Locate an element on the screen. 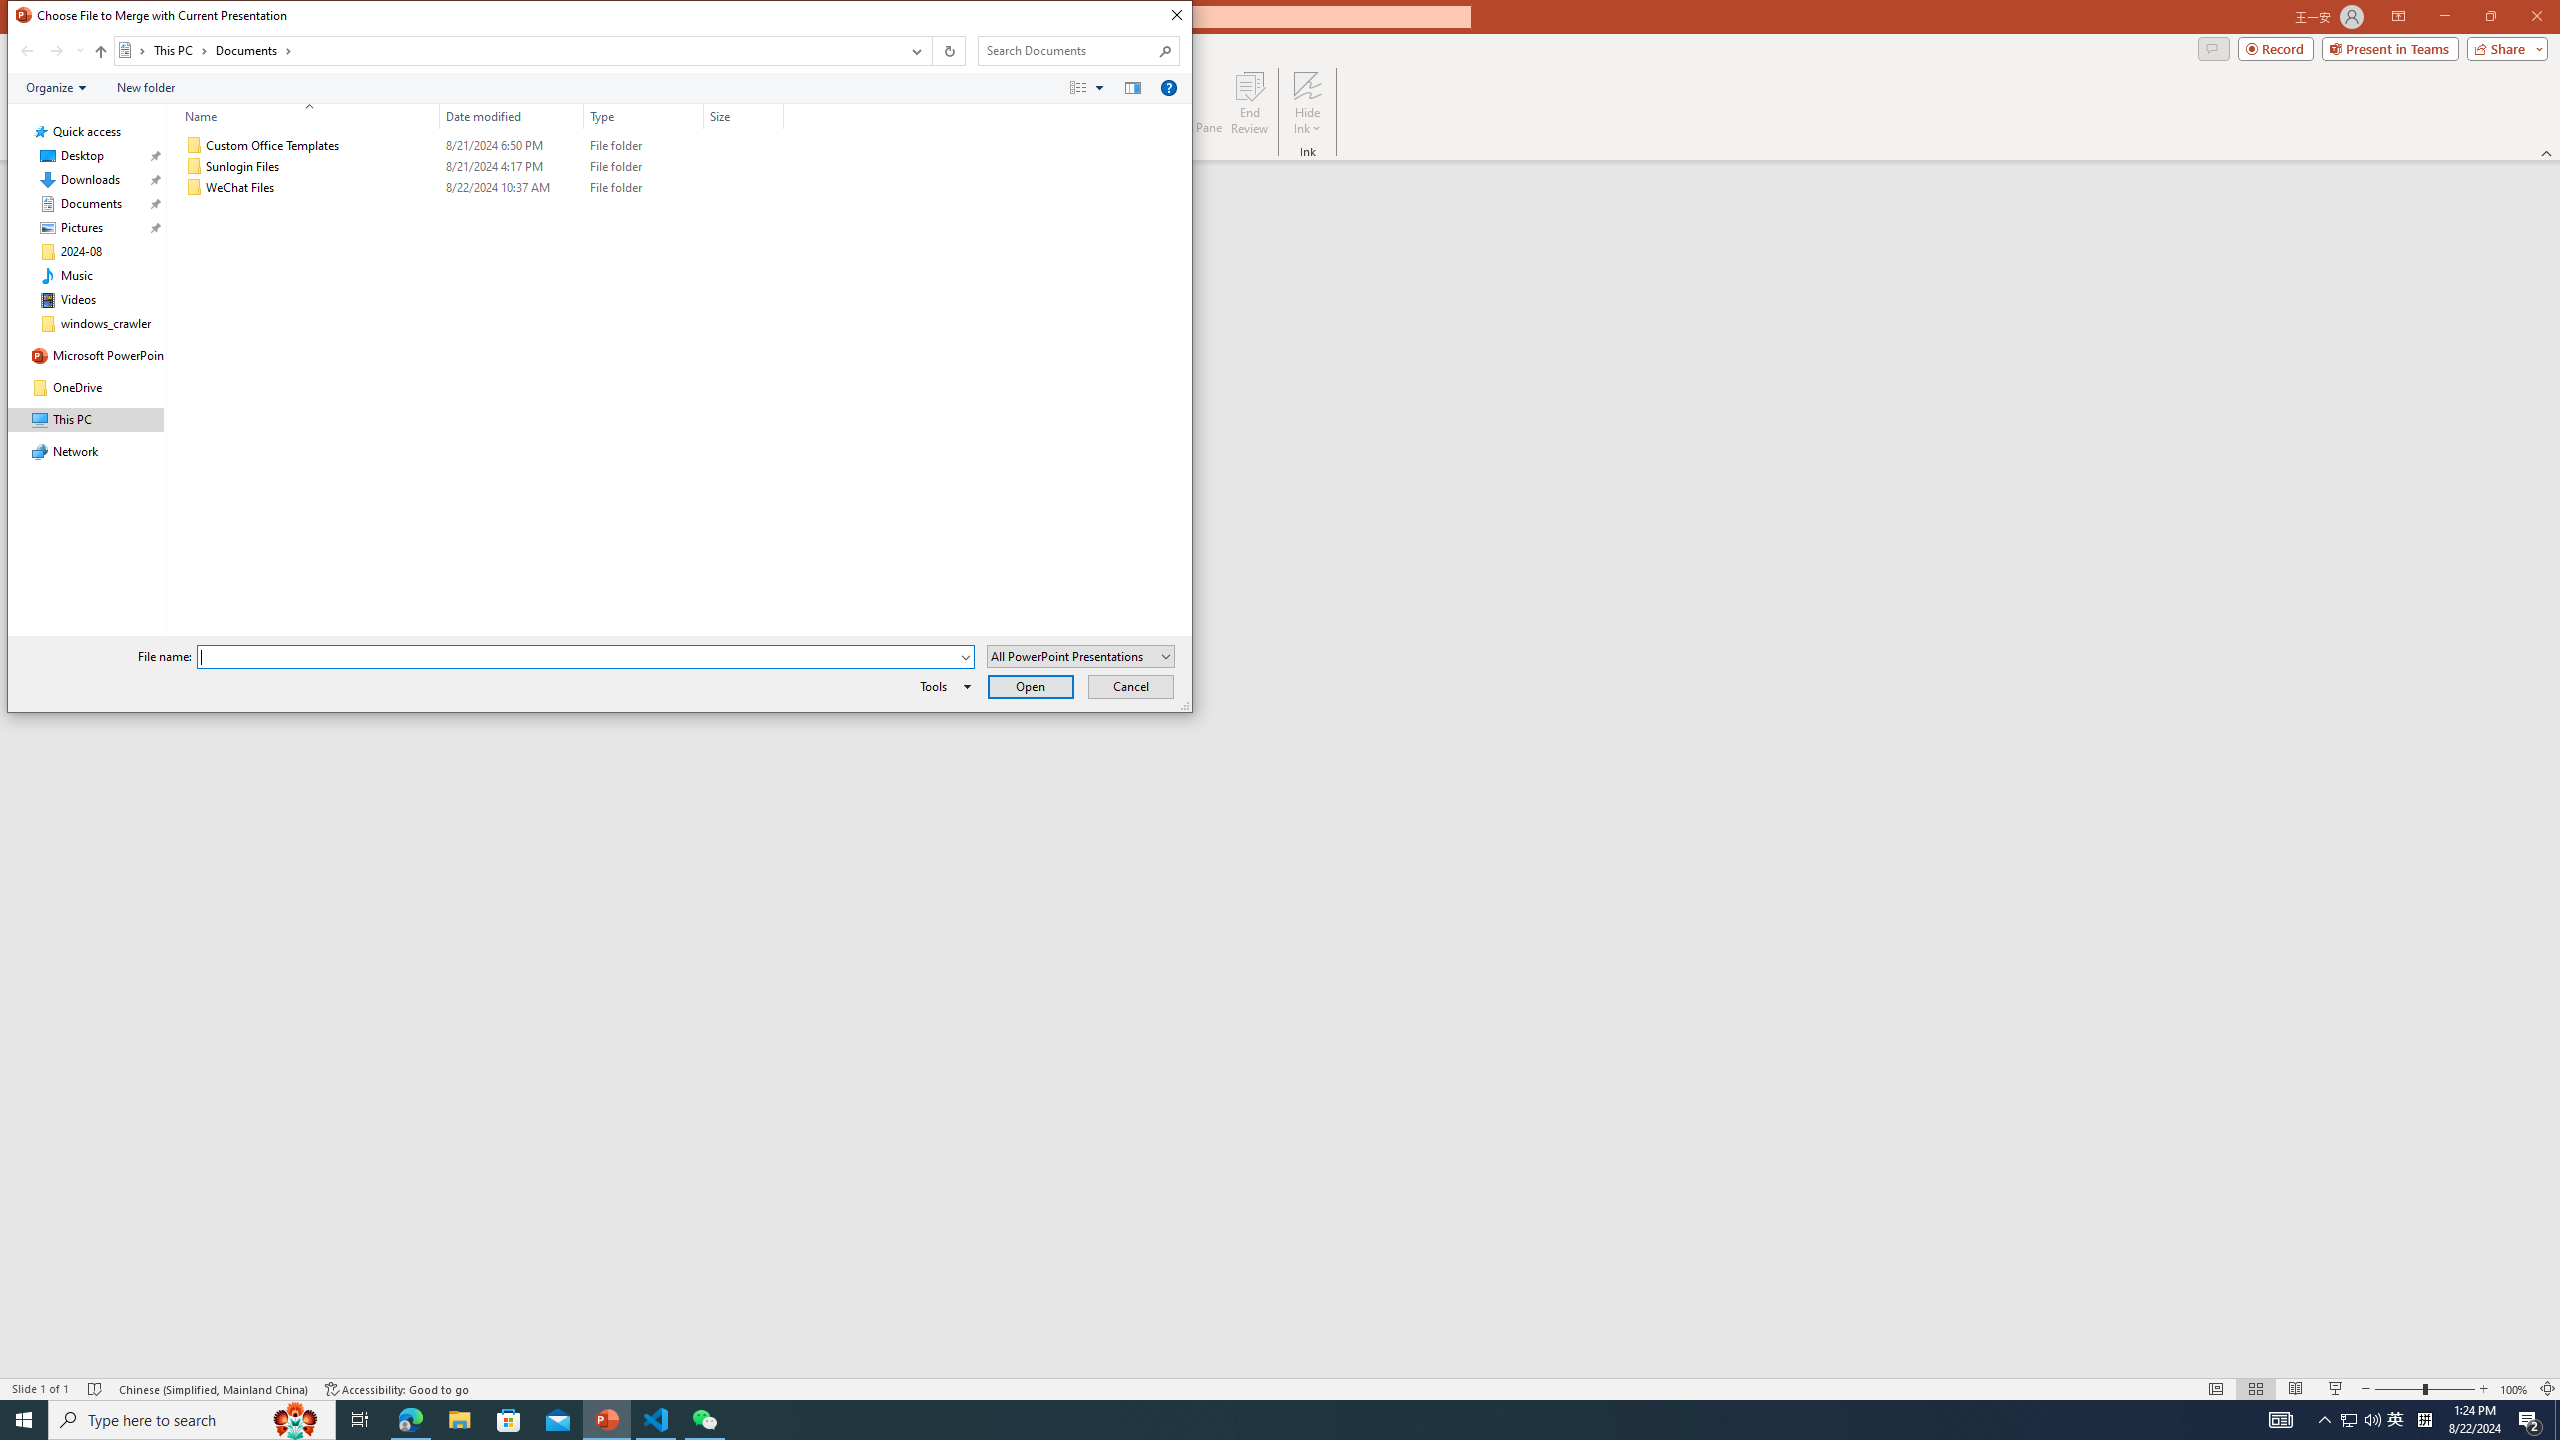  'Visual Studio Code - 1 running window' is located at coordinates (656, 1418).